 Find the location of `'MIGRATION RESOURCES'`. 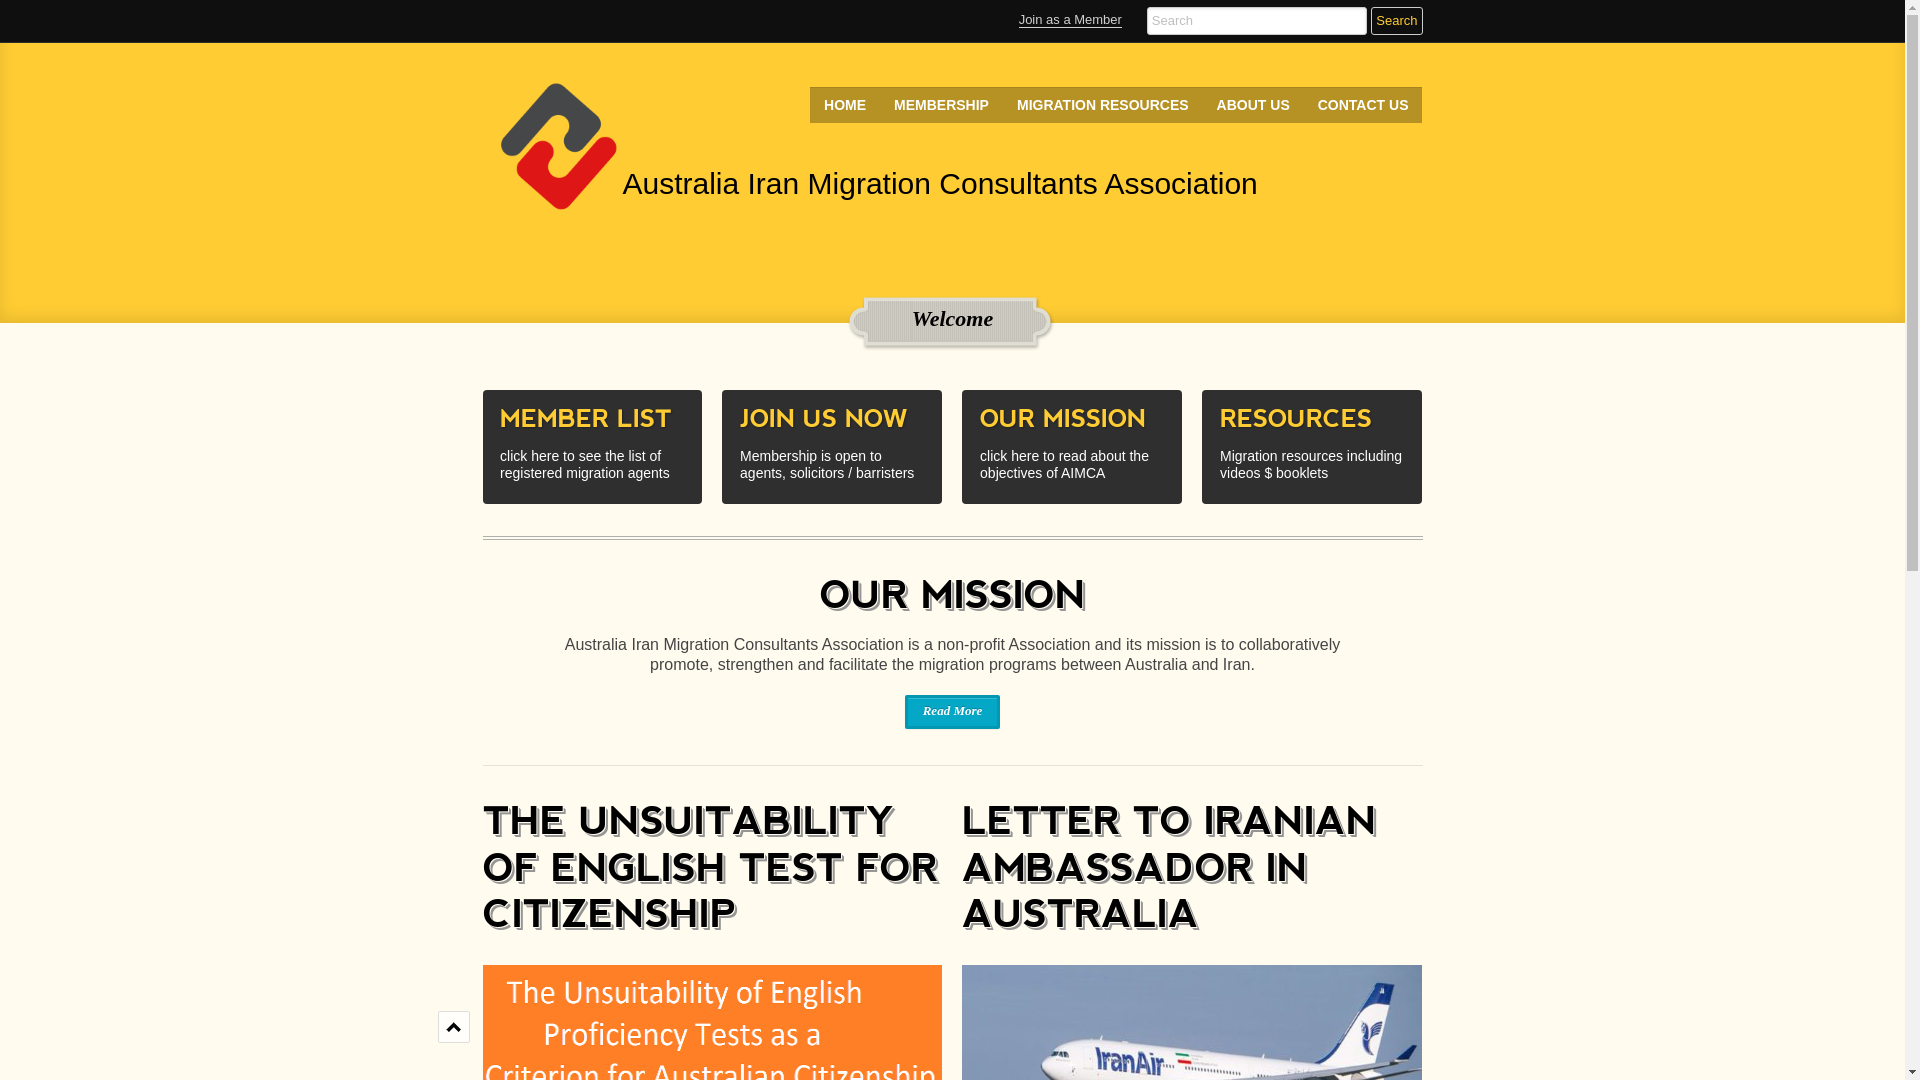

'MIGRATION RESOURCES' is located at coordinates (1102, 104).